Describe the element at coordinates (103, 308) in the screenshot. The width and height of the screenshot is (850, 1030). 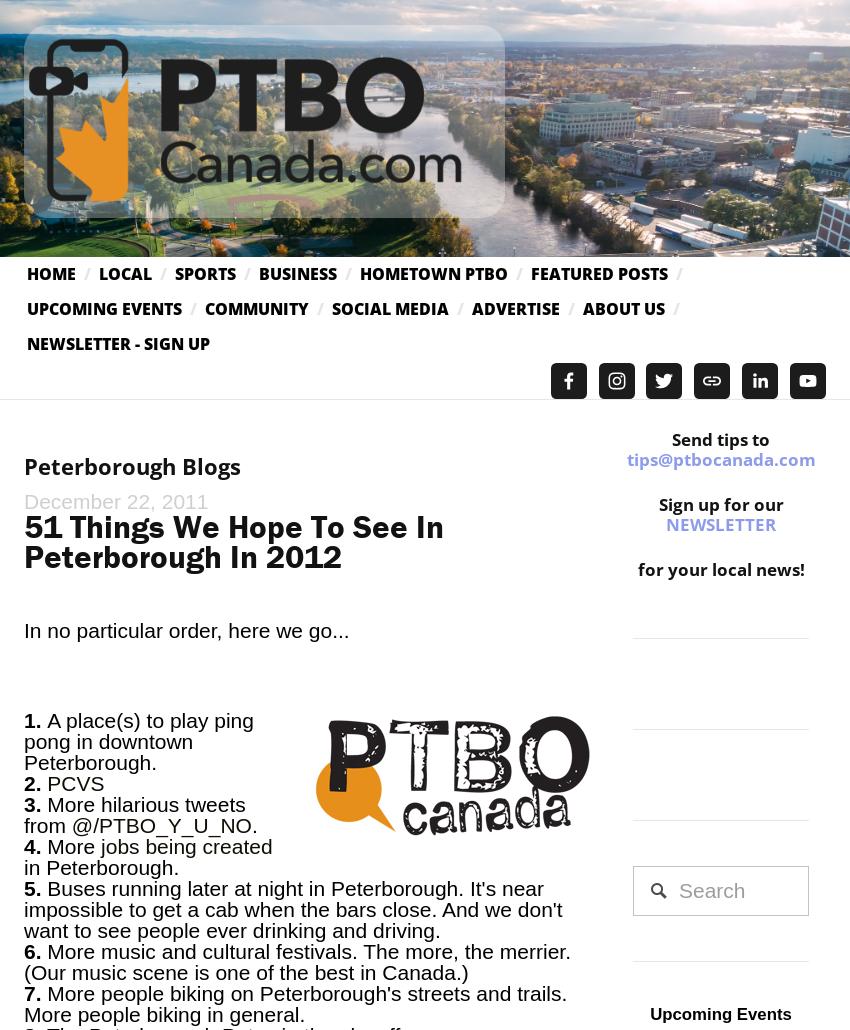
I see `'Upcoming Events'` at that location.